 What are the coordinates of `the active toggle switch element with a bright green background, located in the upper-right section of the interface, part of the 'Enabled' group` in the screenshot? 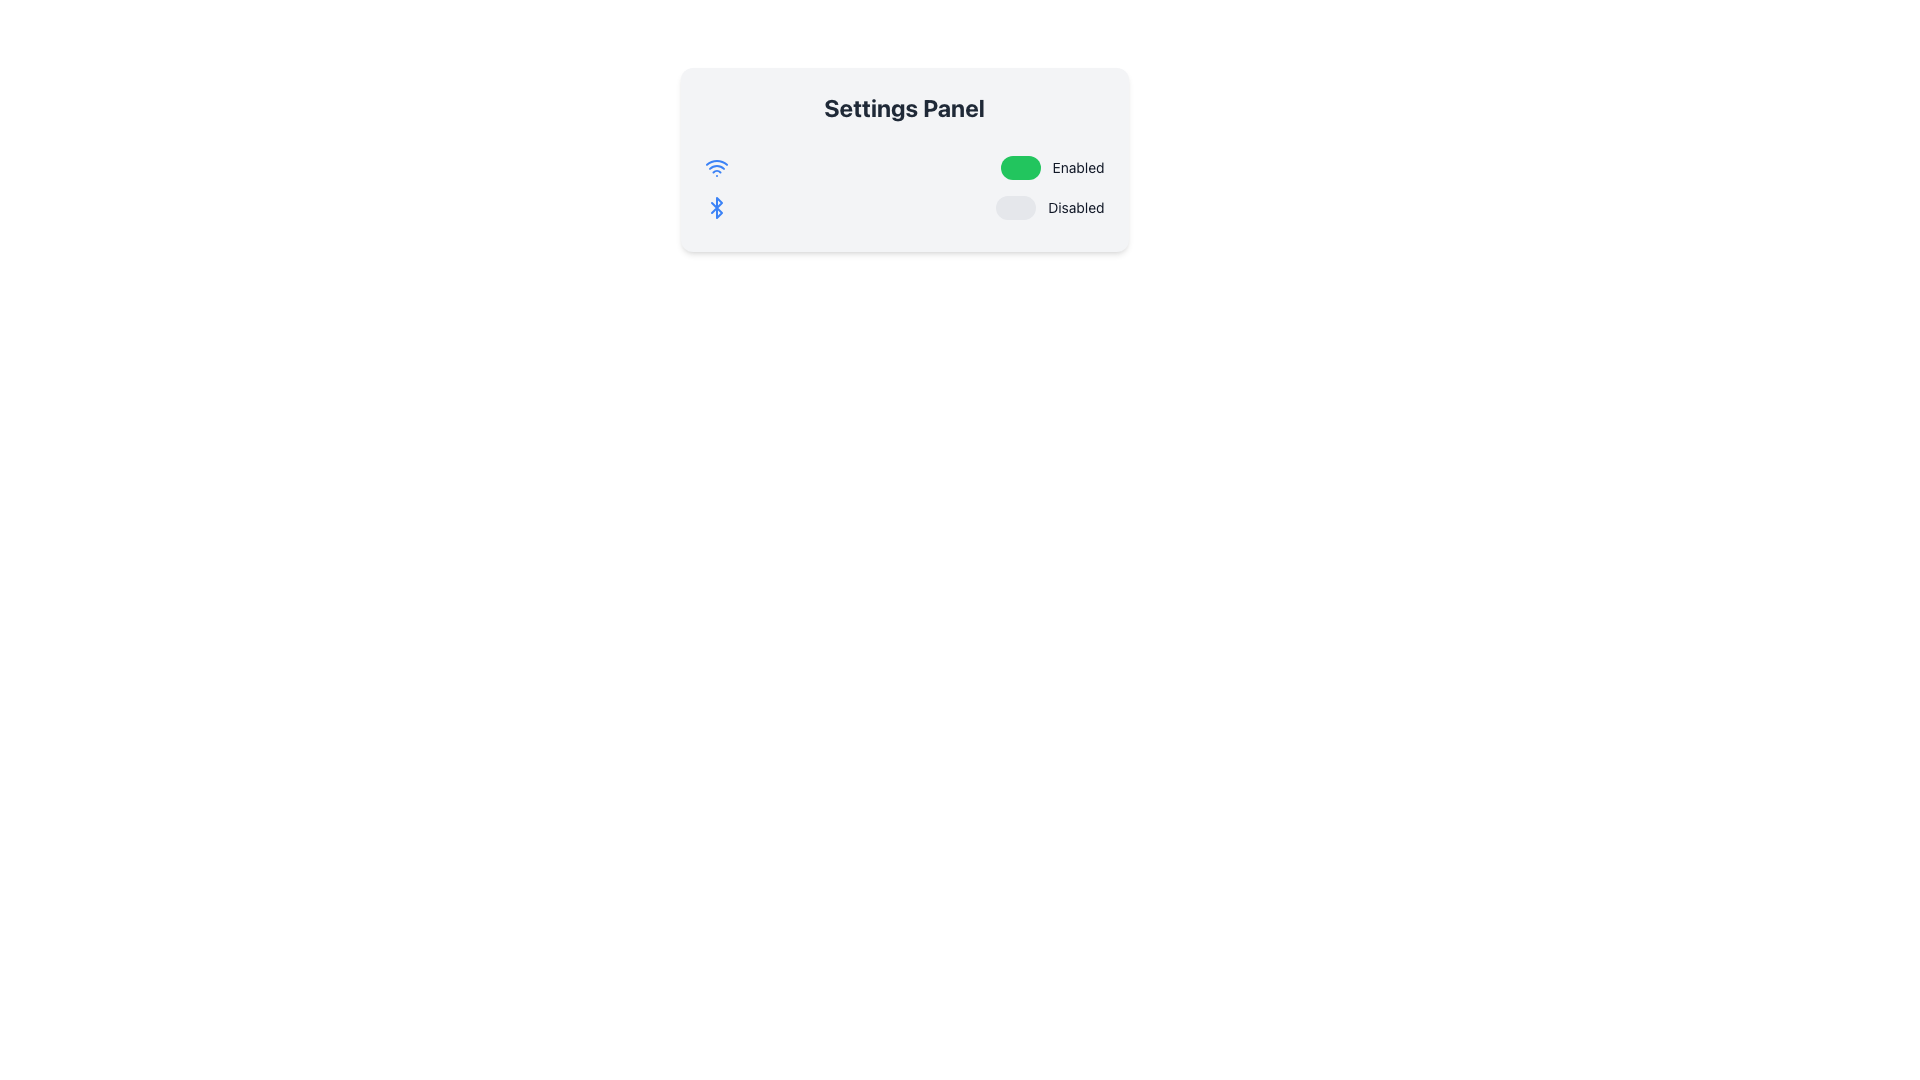 It's located at (1020, 167).